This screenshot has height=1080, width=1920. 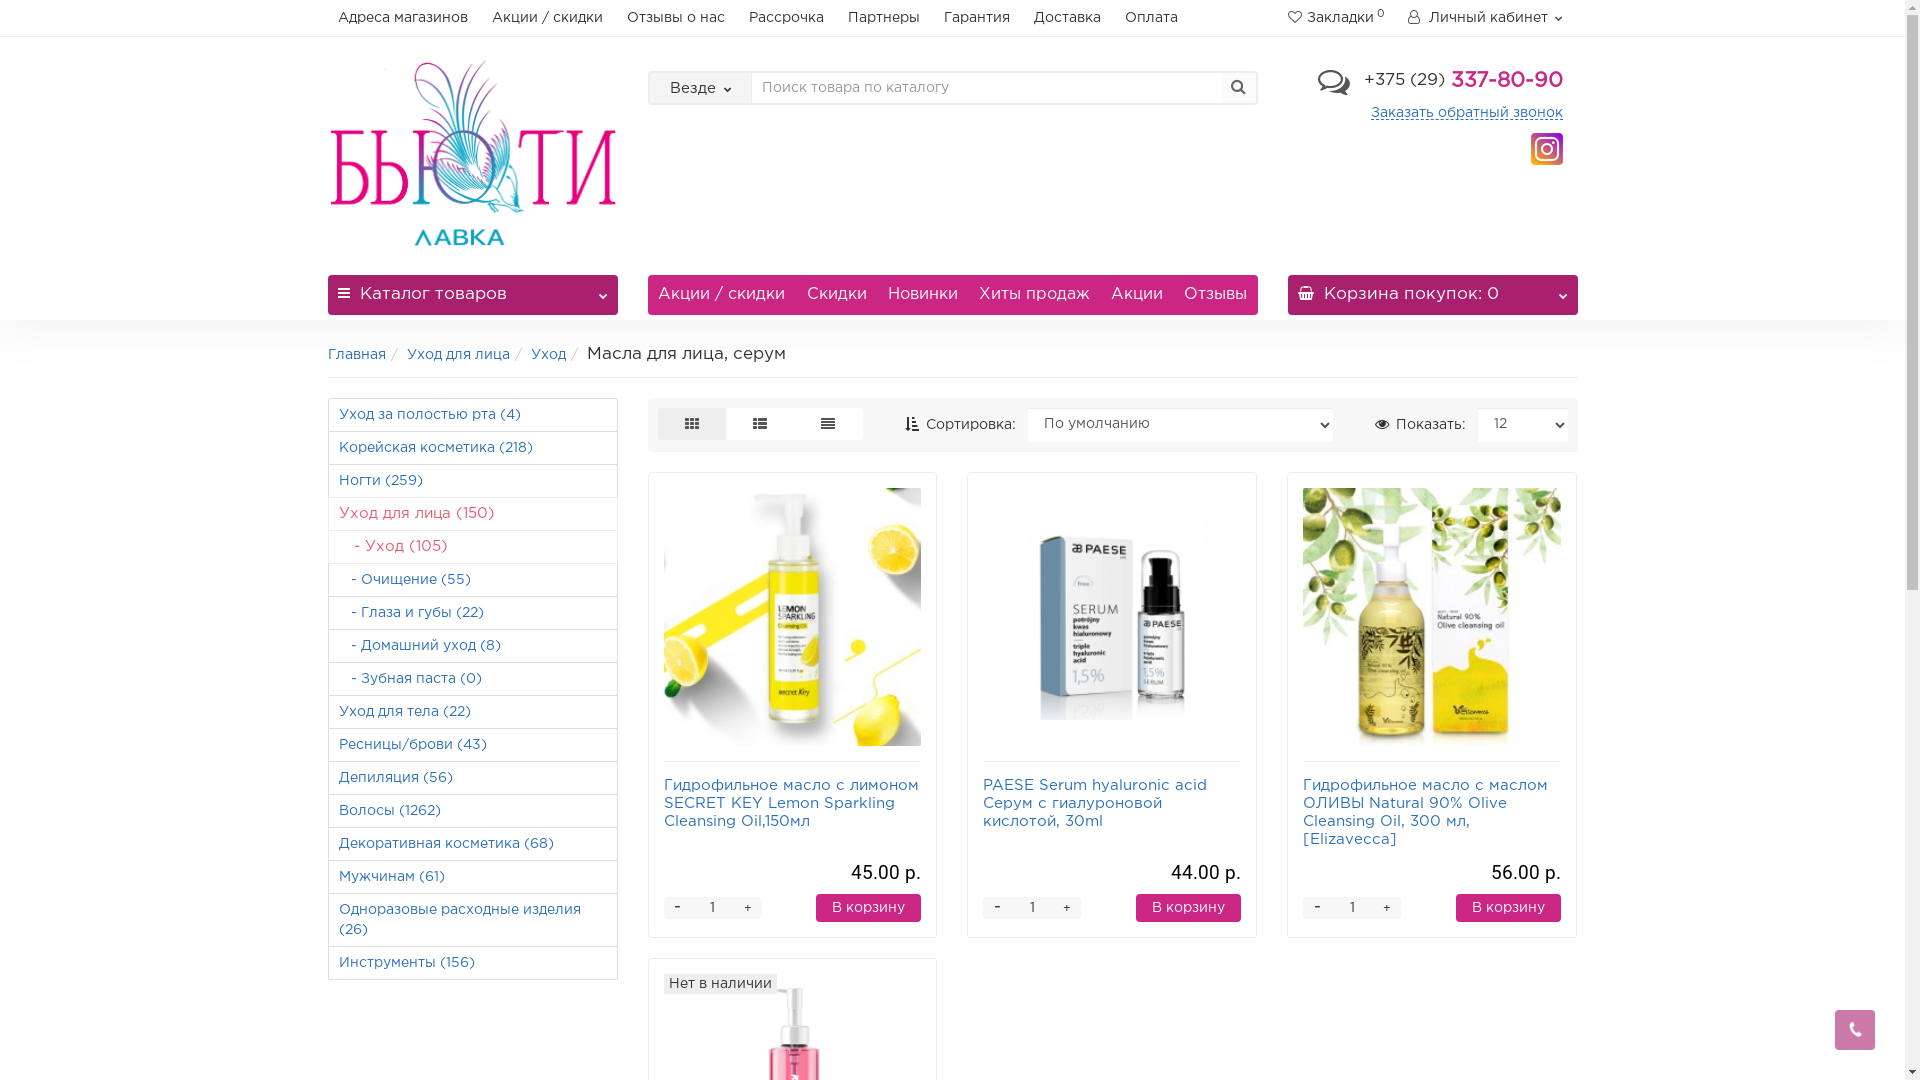 I want to click on '-', so click(x=983, y=907).